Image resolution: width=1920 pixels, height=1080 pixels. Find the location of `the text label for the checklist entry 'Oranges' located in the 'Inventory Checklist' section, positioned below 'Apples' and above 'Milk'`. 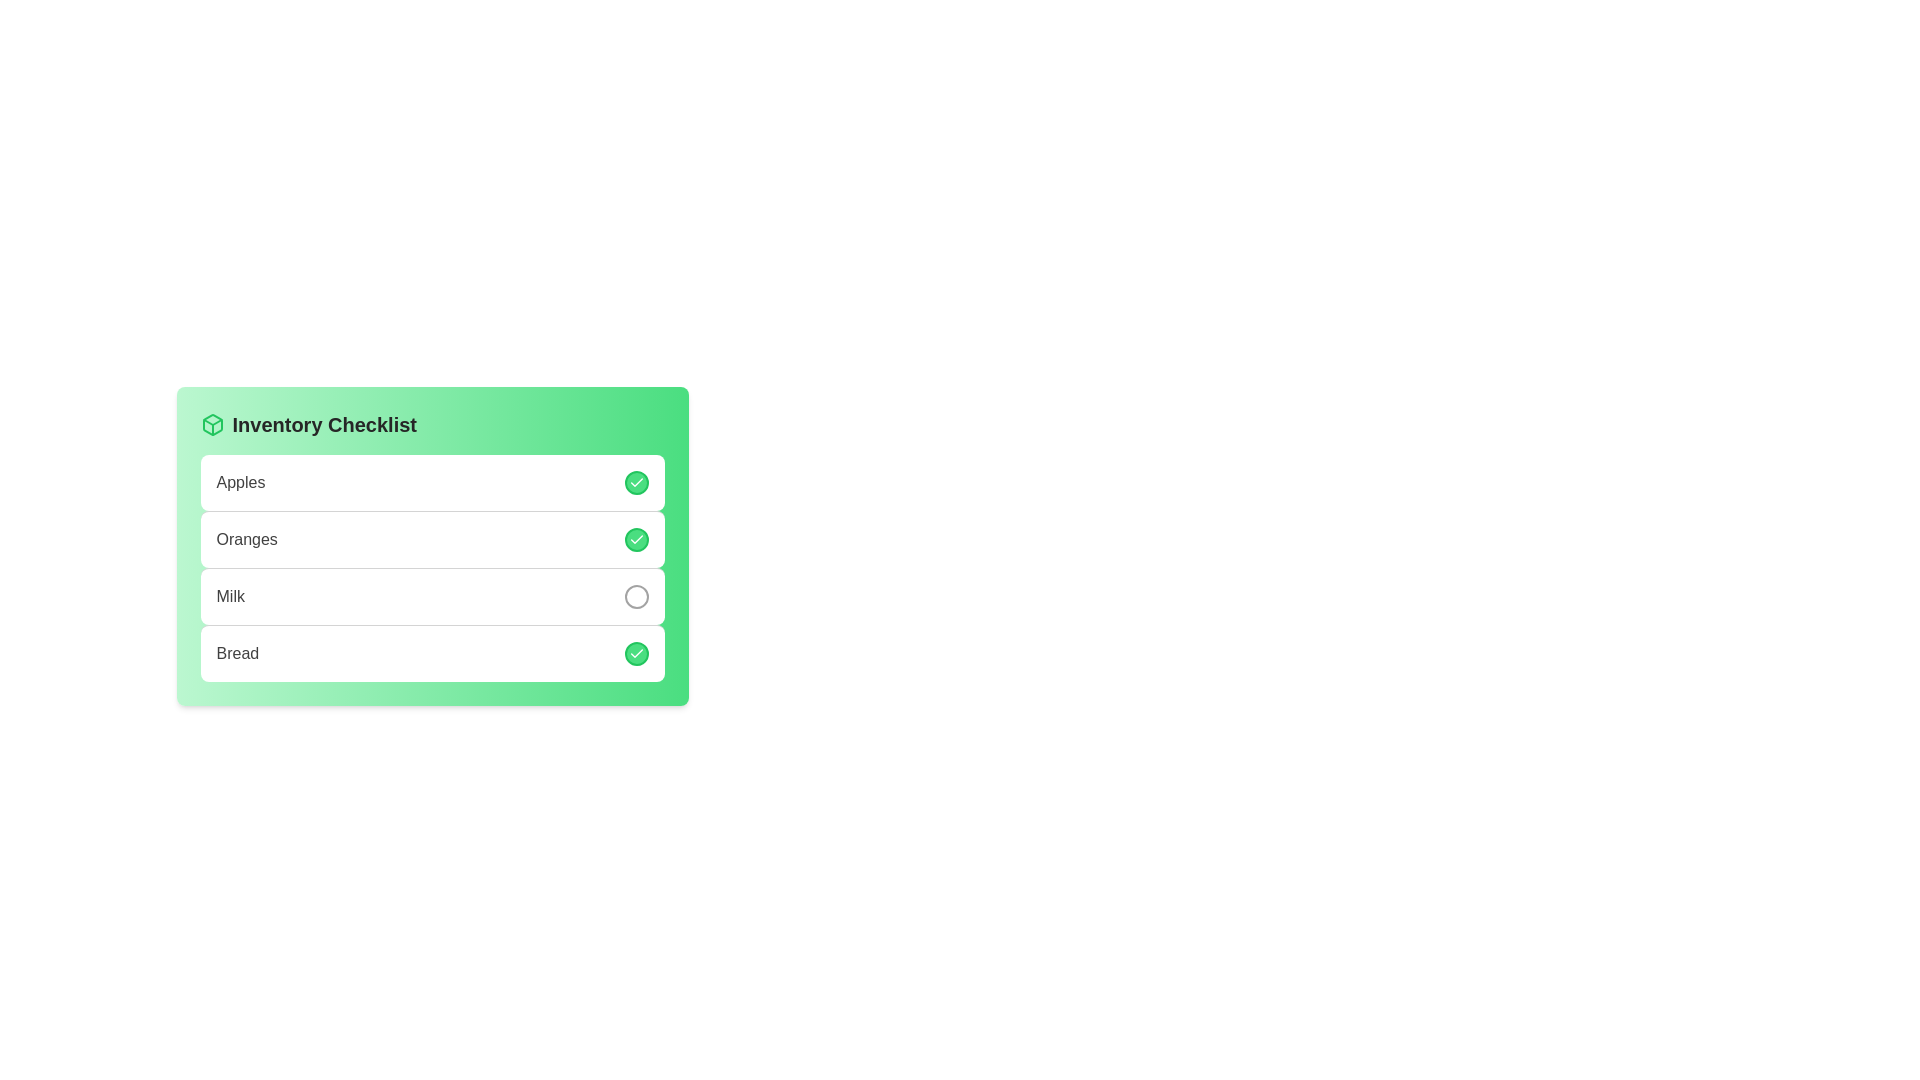

the text label for the checklist entry 'Oranges' located in the 'Inventory Checklist' section, positioned below 'Apples' and above 'Milk' is located at coordinates (246, 540).